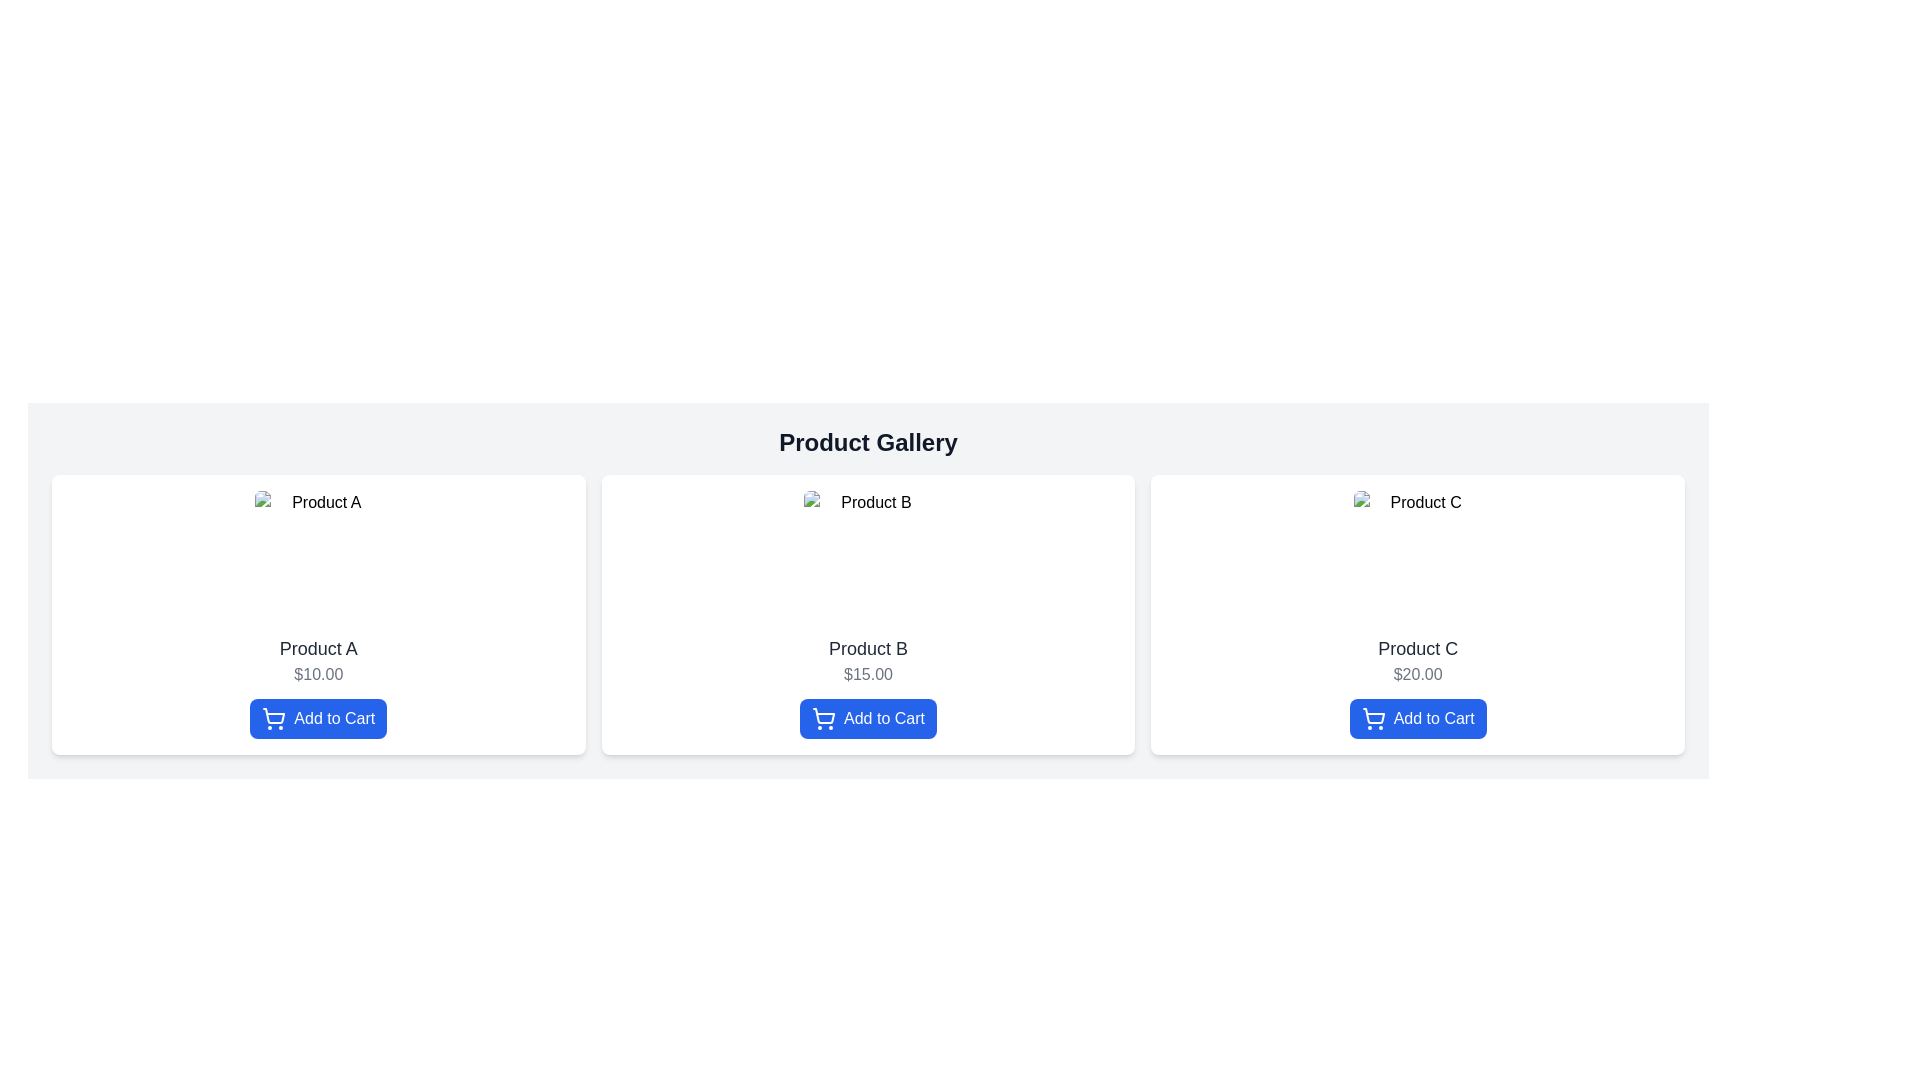 The width and height of the screenshot is (1920, 1080). I want to click on the static text displaying the price '$20.00' in gray font, located below the title 'Product C' in the product card, so click(1417, 675).